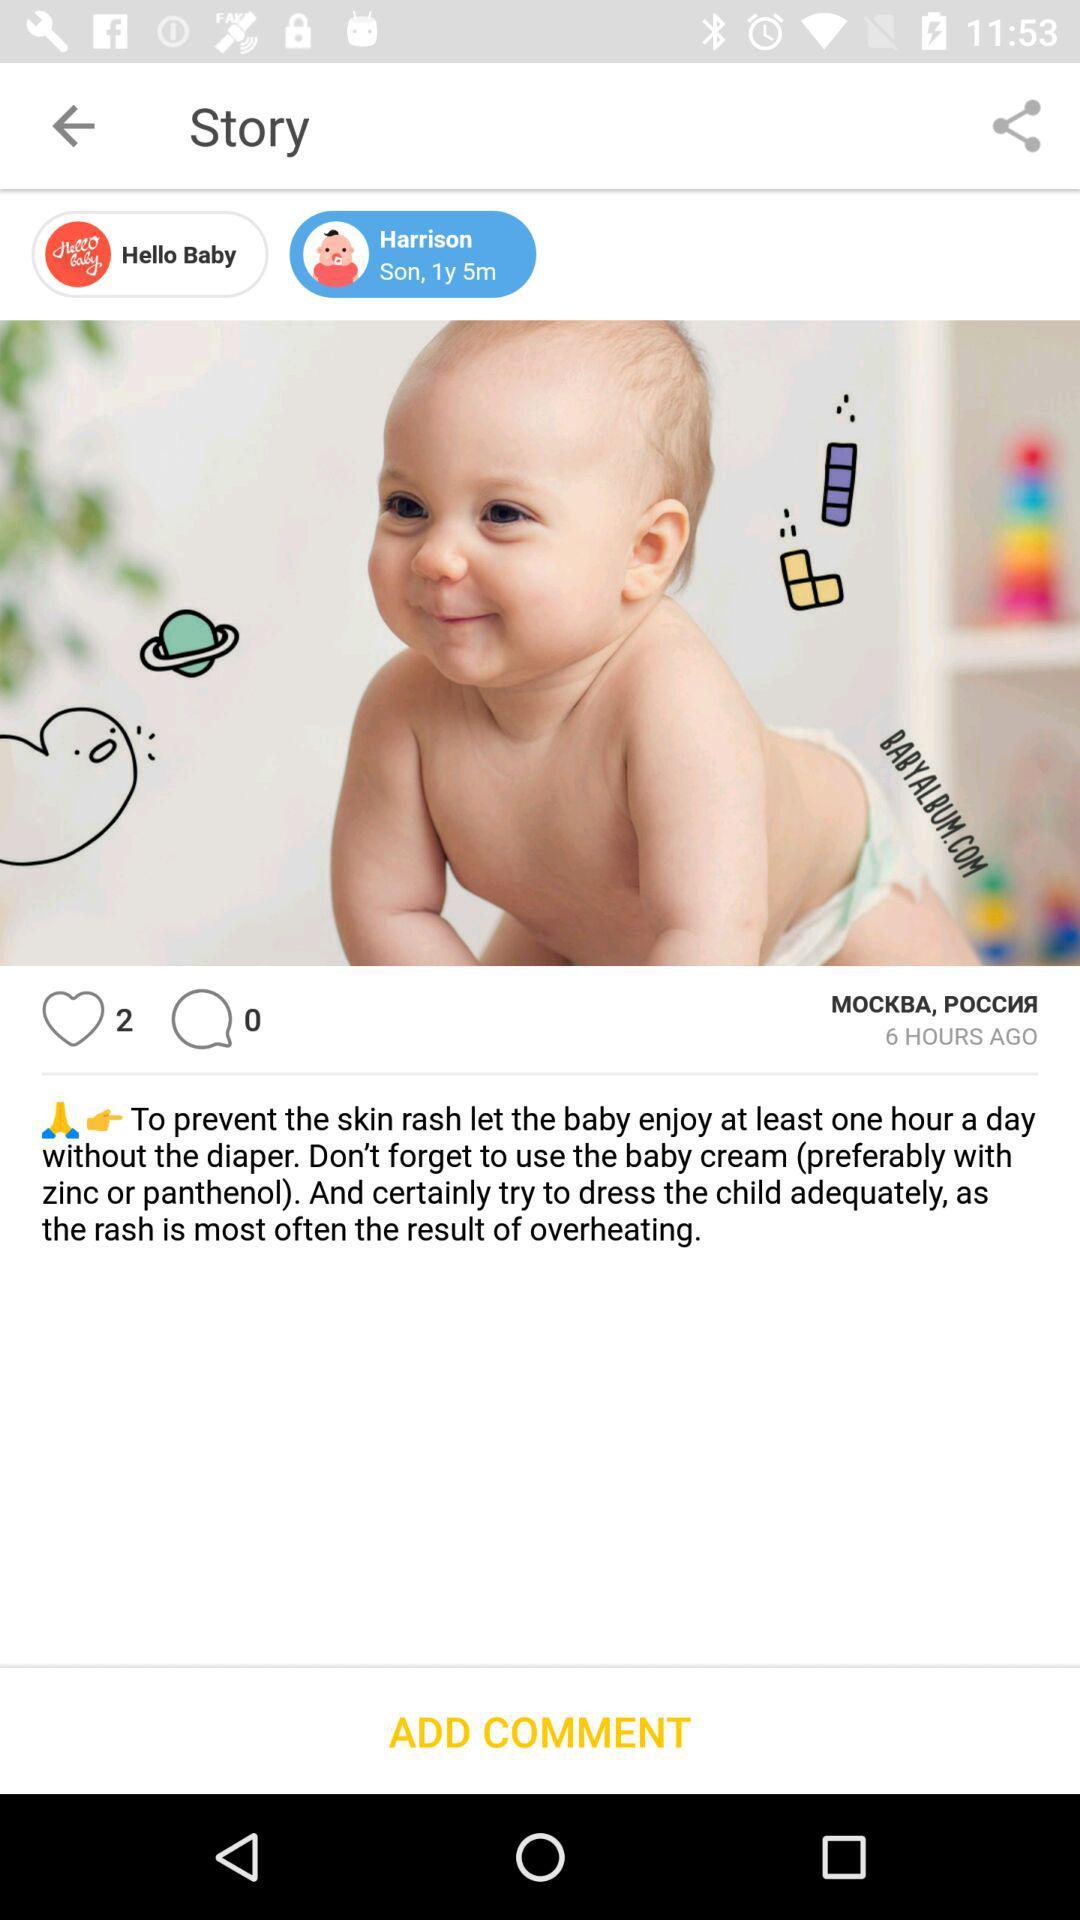 The width and height of the screenshot is (1080, 1920). I want to click on the favorite icon, so click(72, 1019).